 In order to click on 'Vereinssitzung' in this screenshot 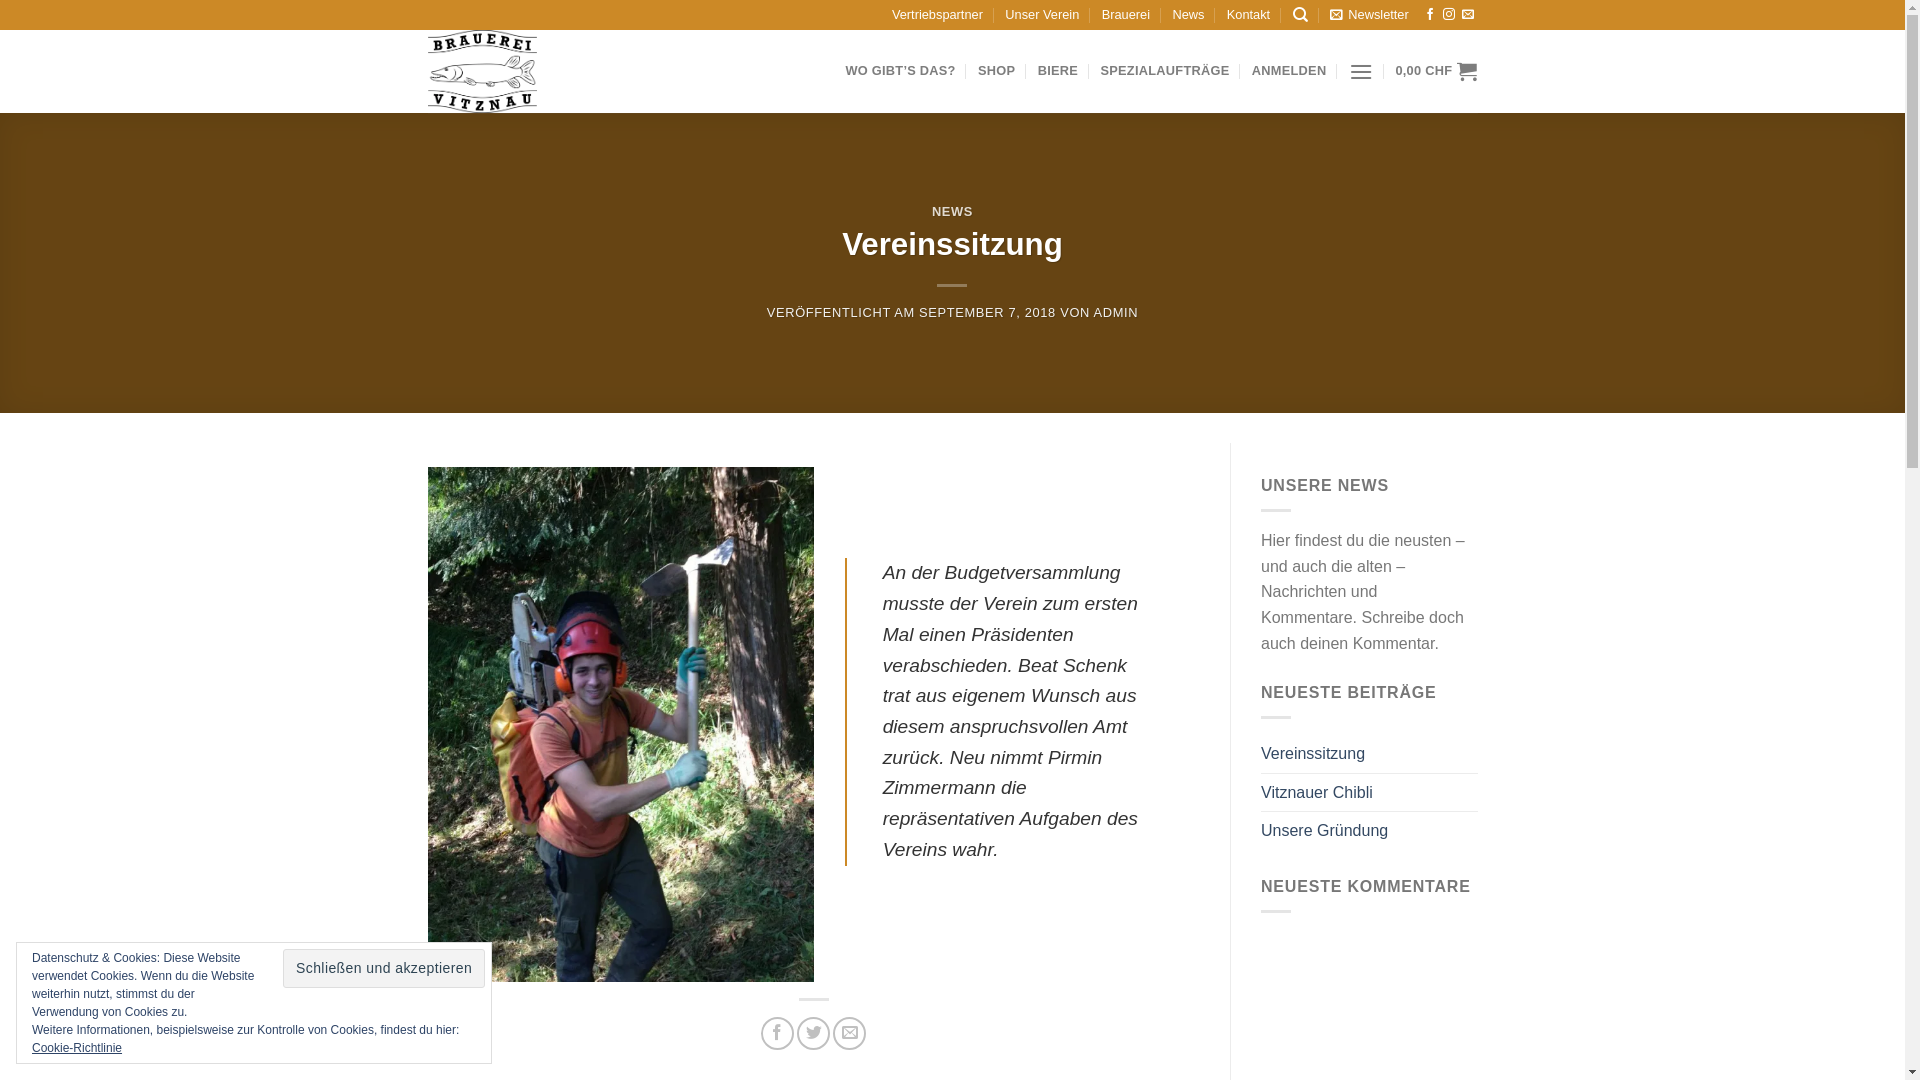, I will do `click(1313, 753)`.